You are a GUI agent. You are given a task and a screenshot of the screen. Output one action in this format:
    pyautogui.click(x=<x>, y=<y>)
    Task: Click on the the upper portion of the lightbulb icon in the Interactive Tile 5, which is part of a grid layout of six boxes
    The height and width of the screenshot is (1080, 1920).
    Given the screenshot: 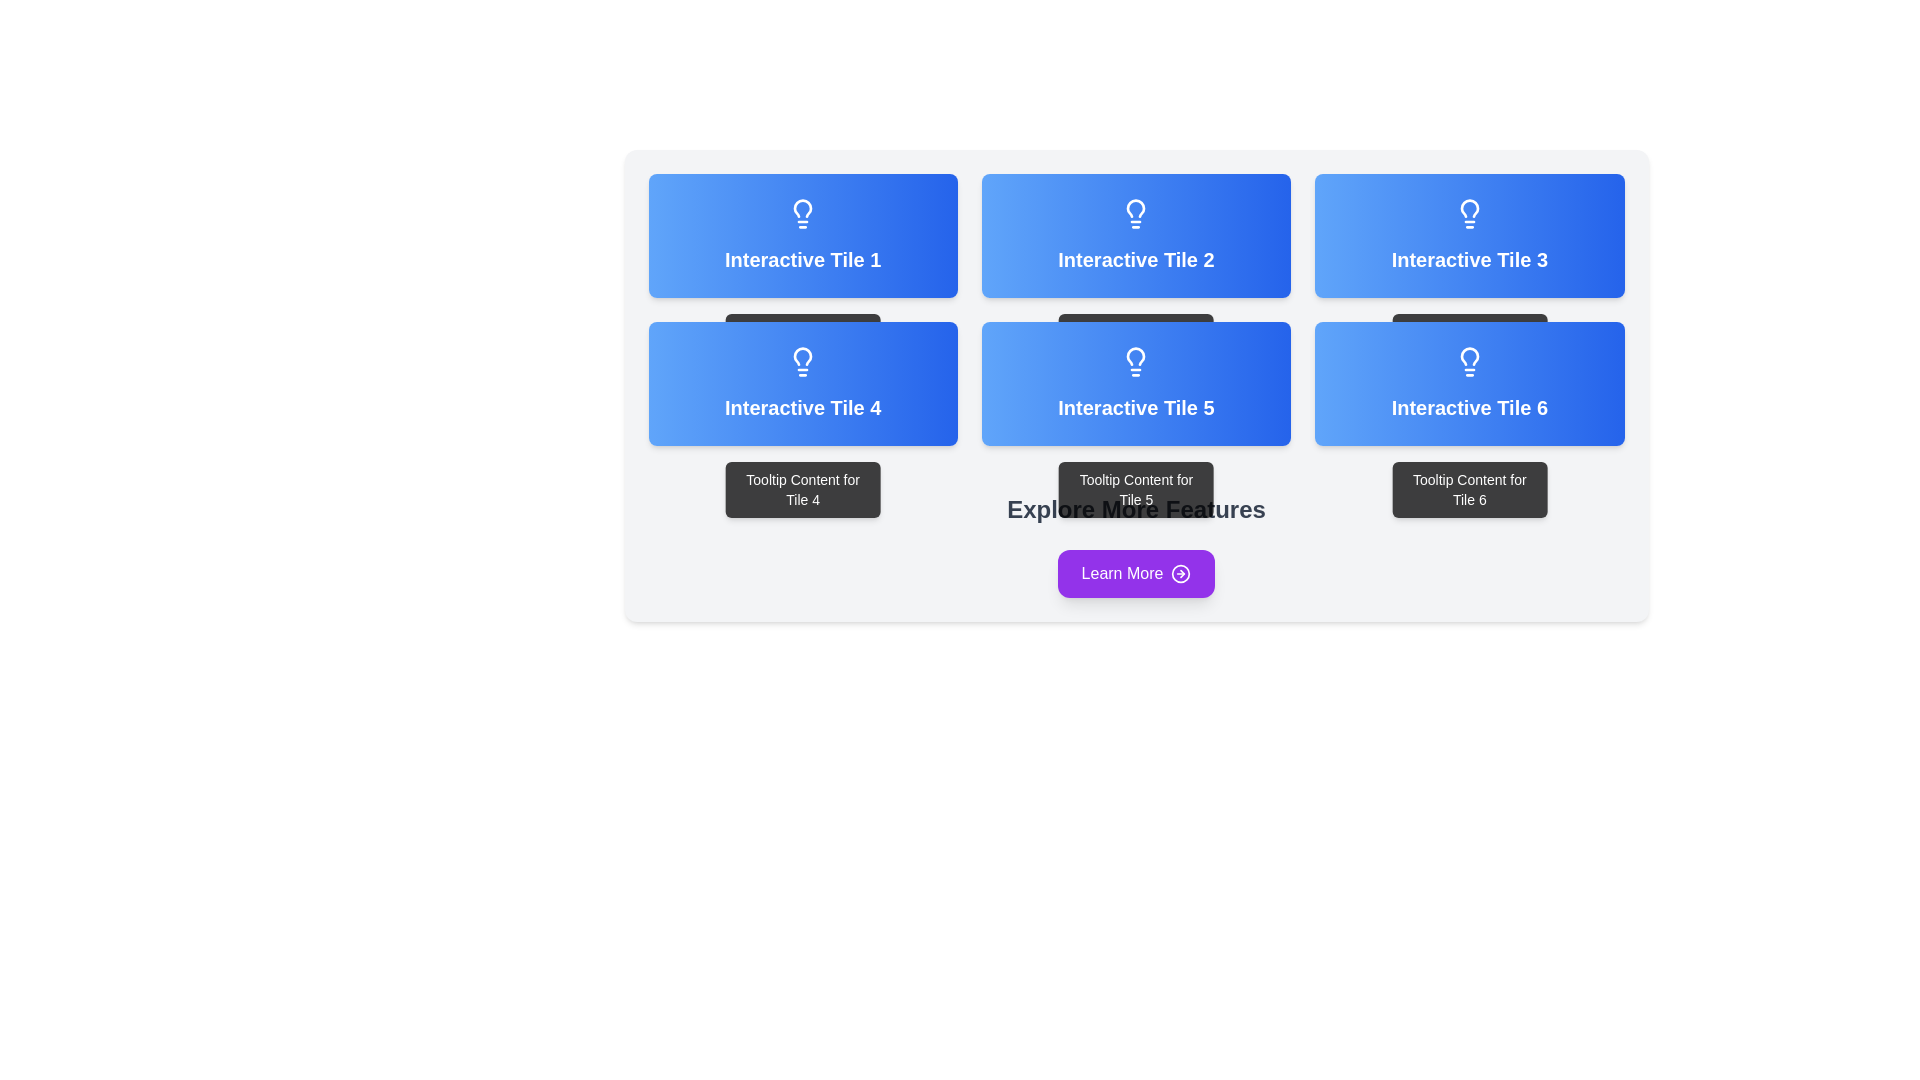 What is the action you would take?
    pyautogui.click(x=1136, y=355)
    